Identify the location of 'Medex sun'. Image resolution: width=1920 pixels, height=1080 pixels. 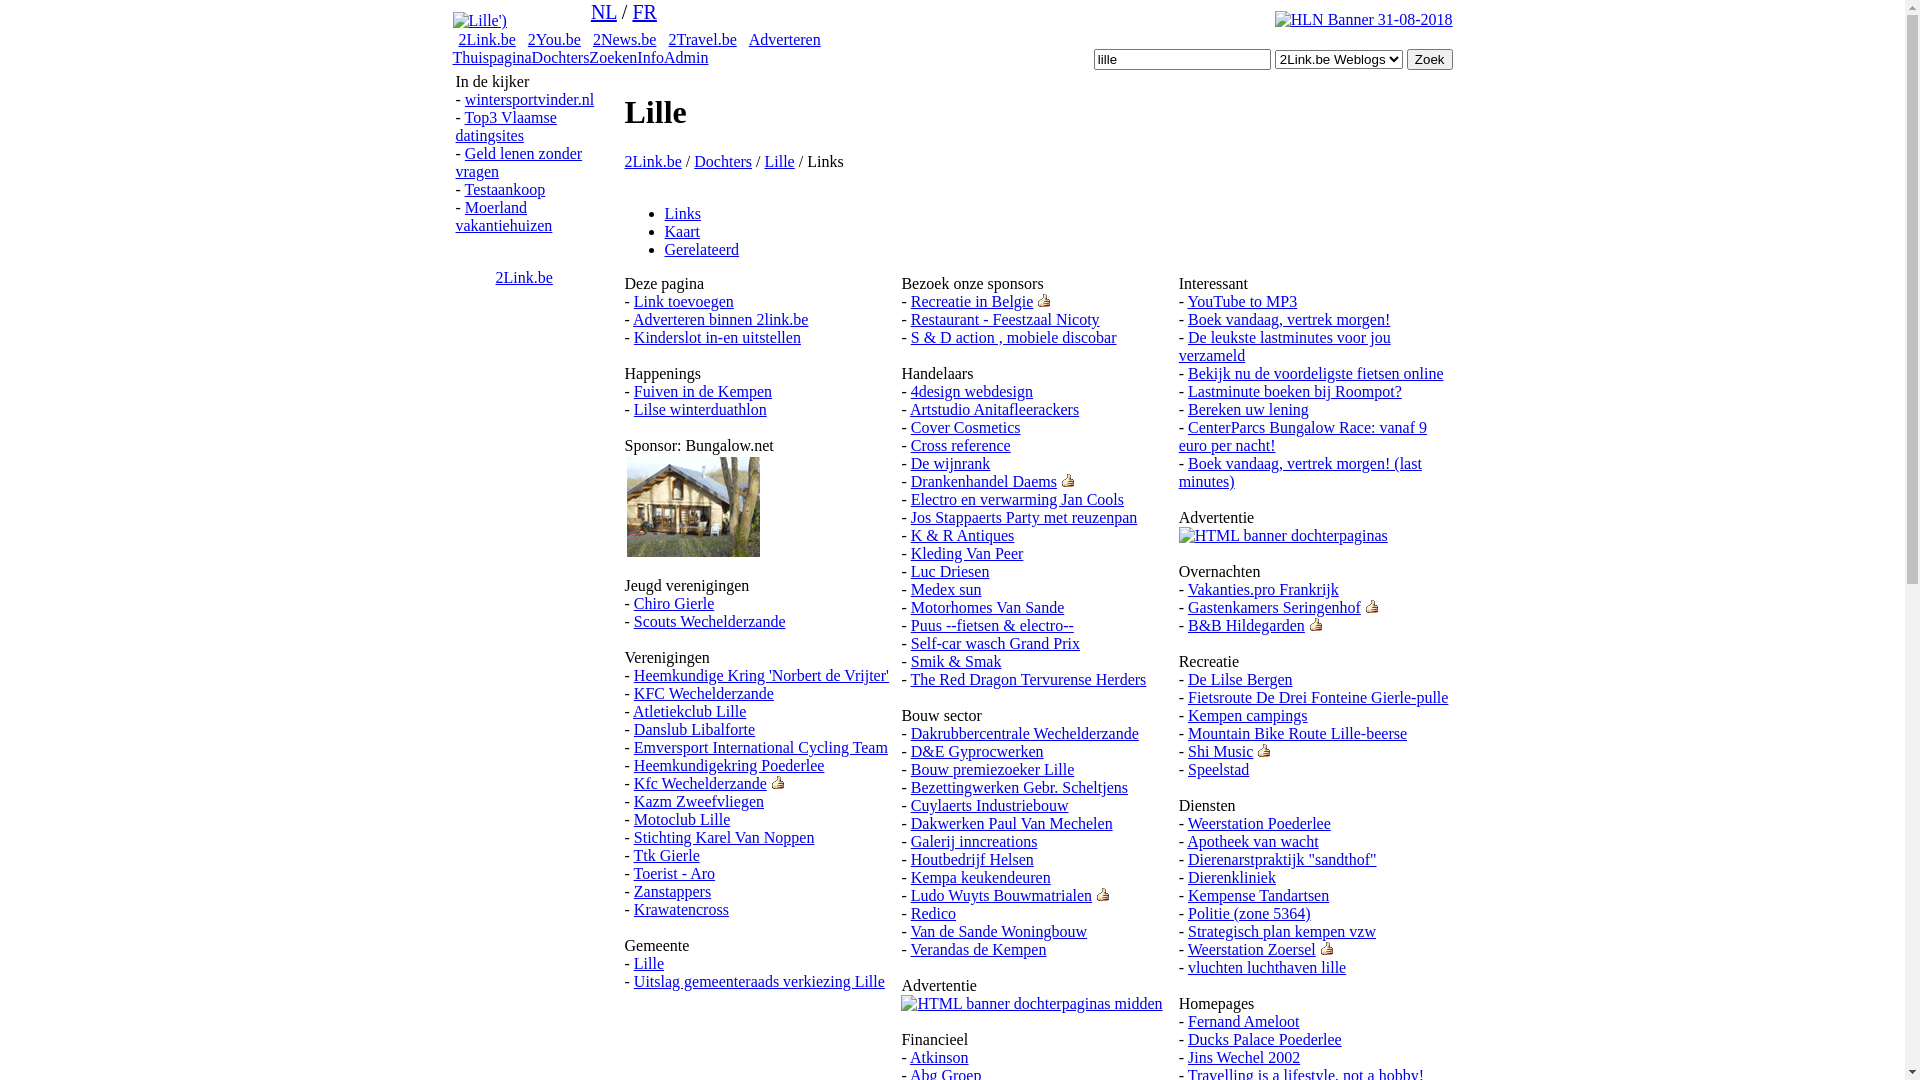
(945, 588).